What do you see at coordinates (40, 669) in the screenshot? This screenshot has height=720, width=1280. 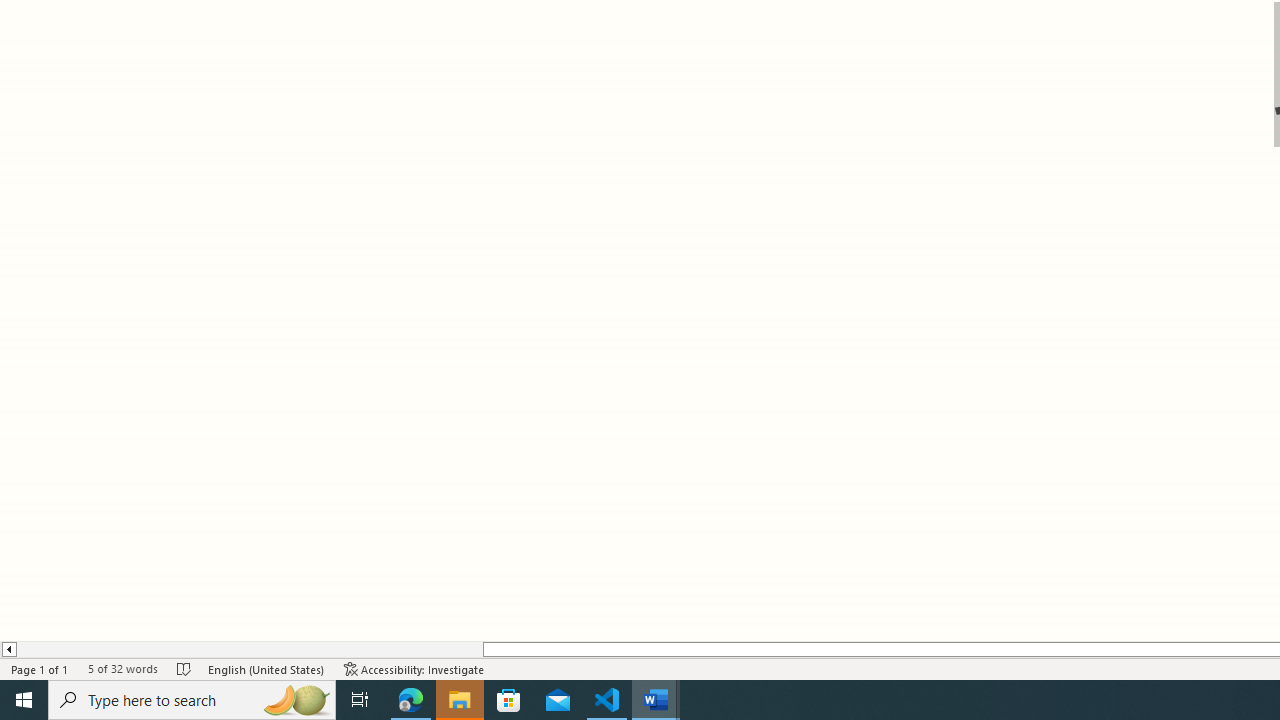 I see `'Page Number Page 1 of 1'` at bounding box center [40, 669].